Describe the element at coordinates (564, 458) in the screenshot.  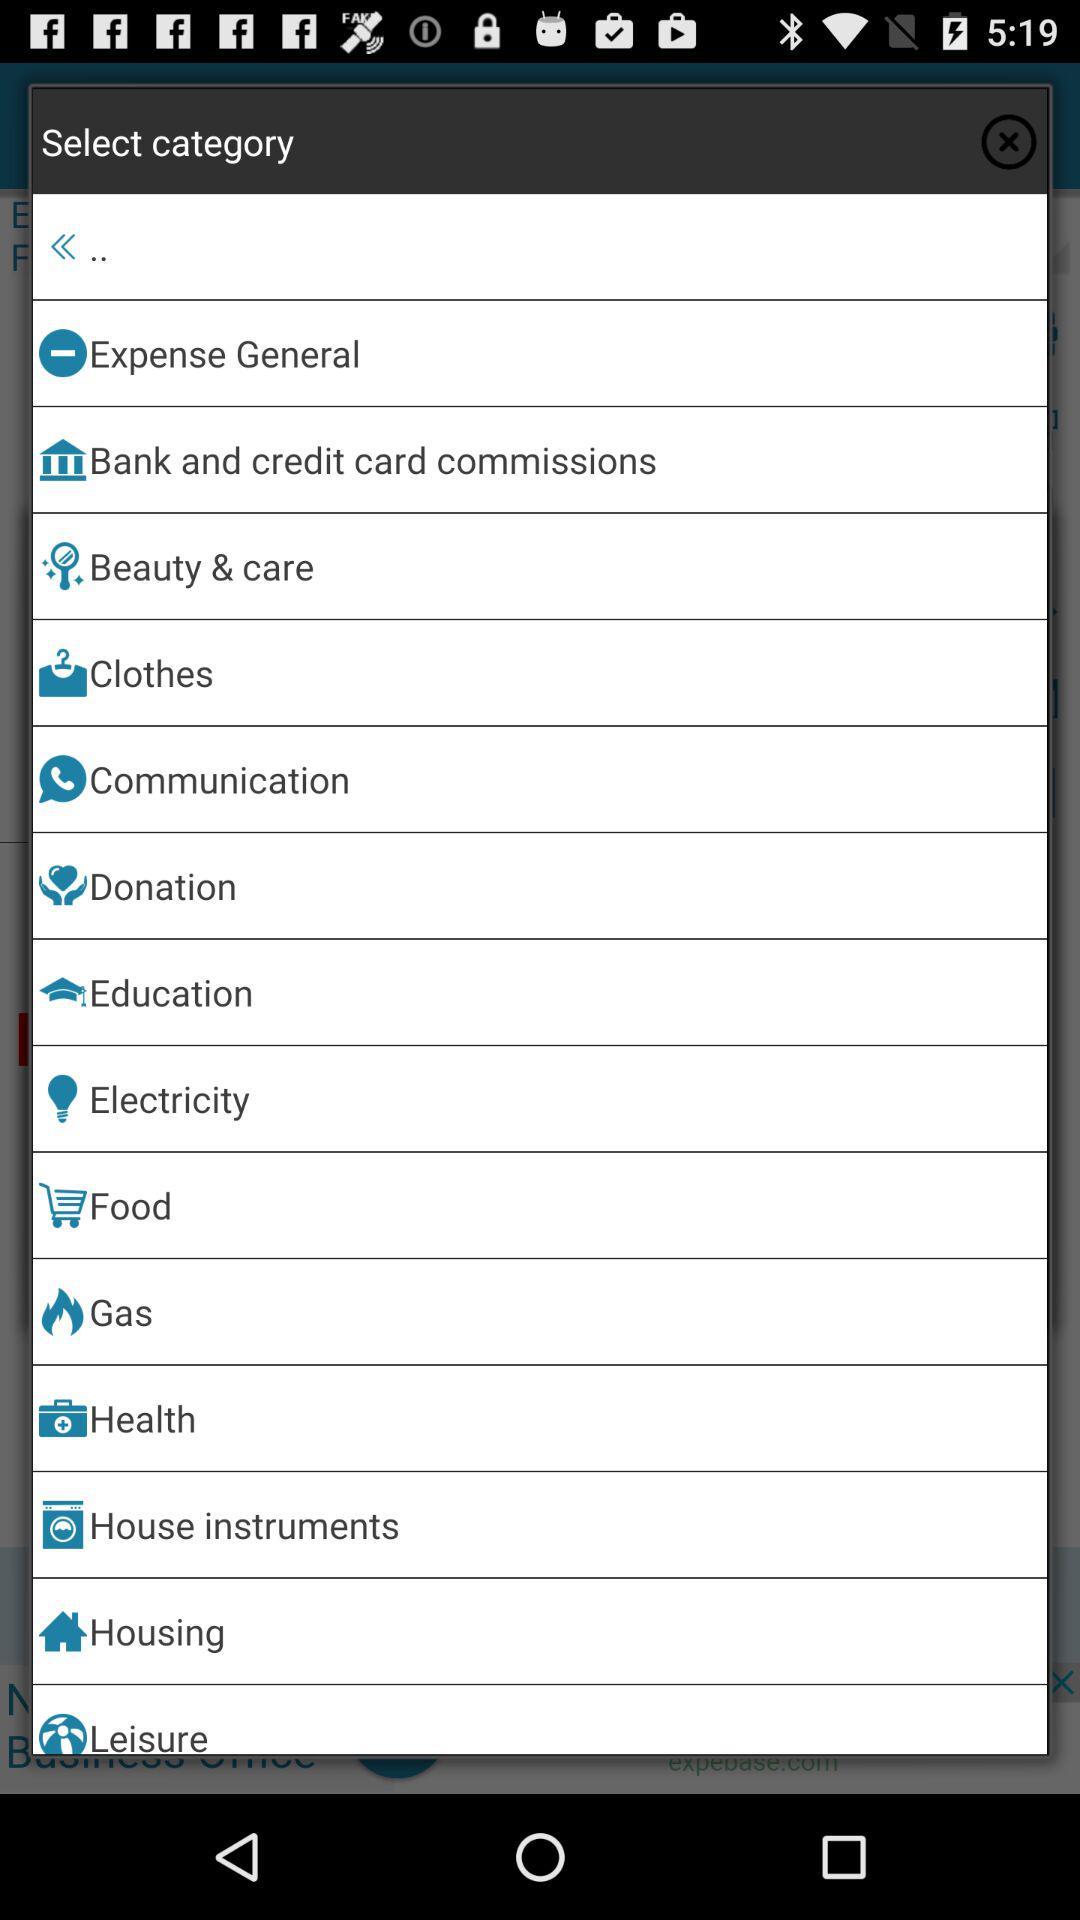
I see `icon above the beauty & care app` at that location.